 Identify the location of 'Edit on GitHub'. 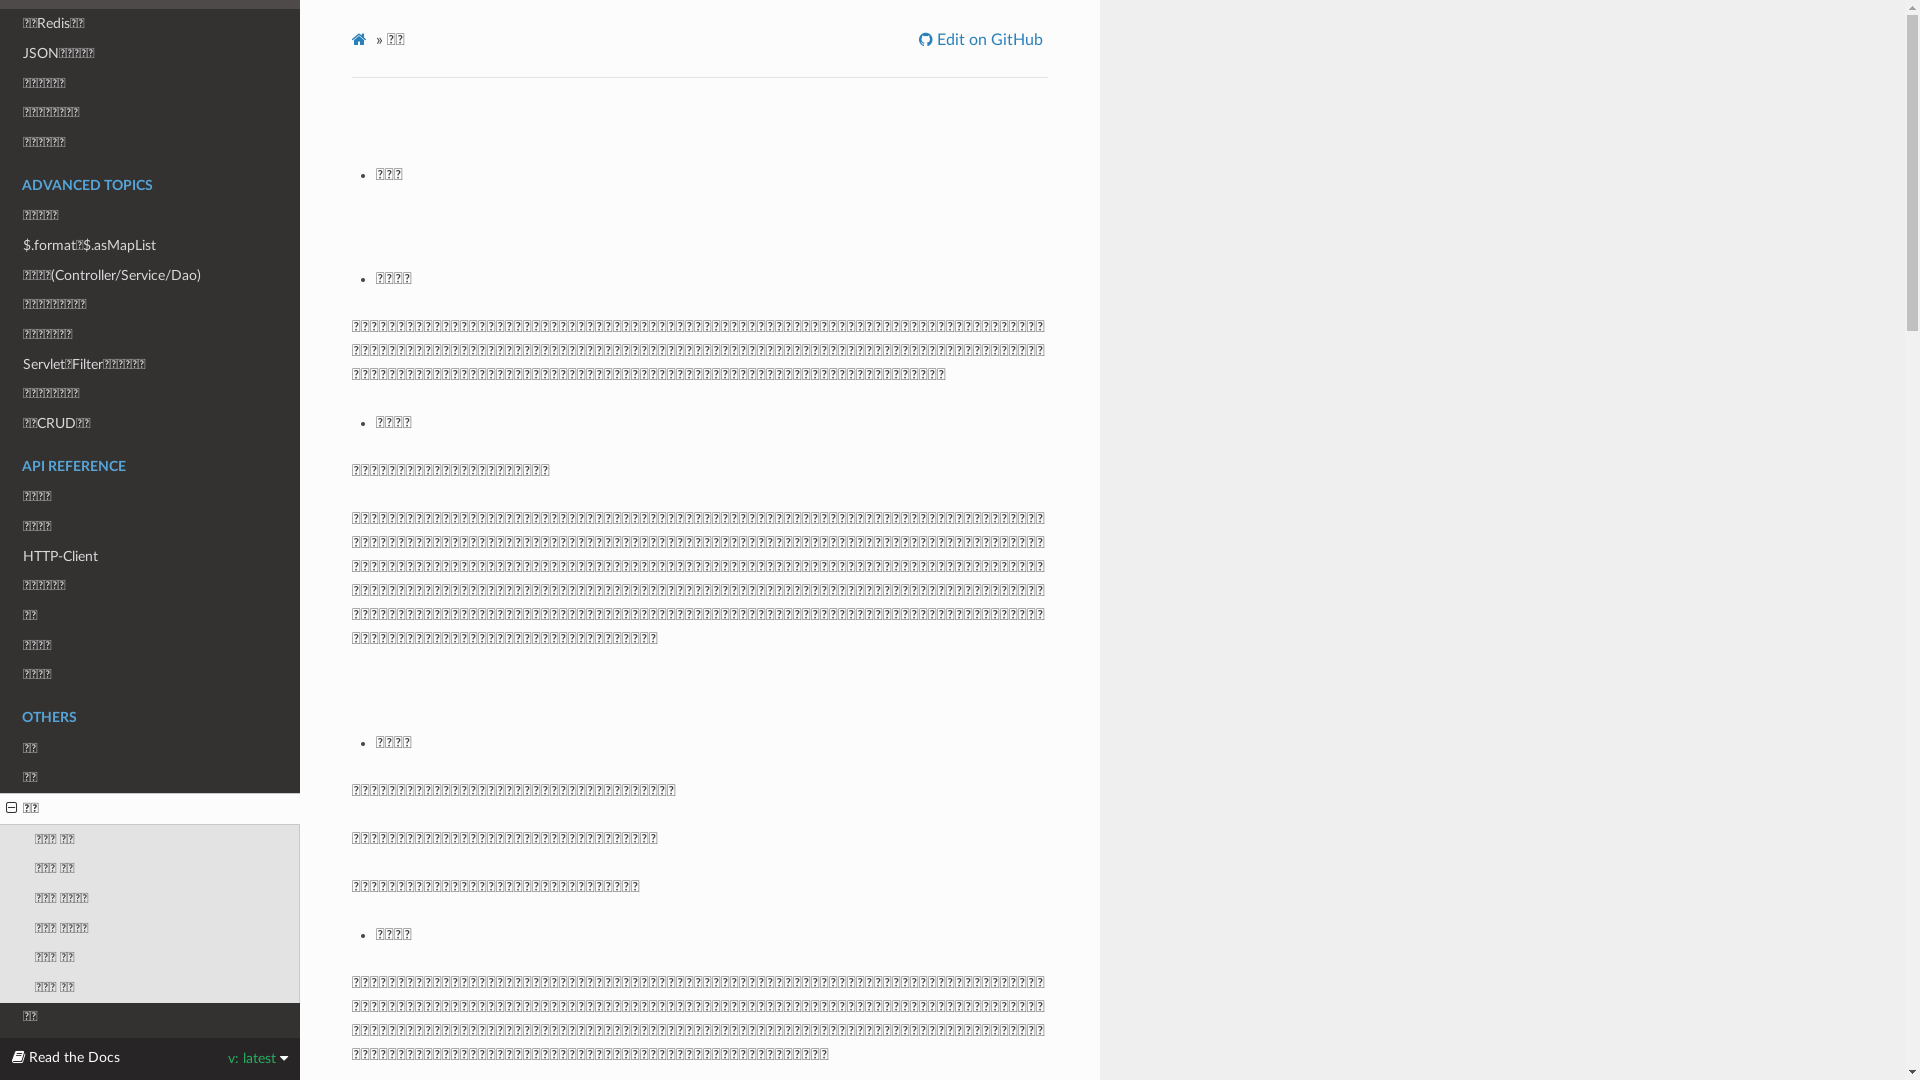
(983, 39).